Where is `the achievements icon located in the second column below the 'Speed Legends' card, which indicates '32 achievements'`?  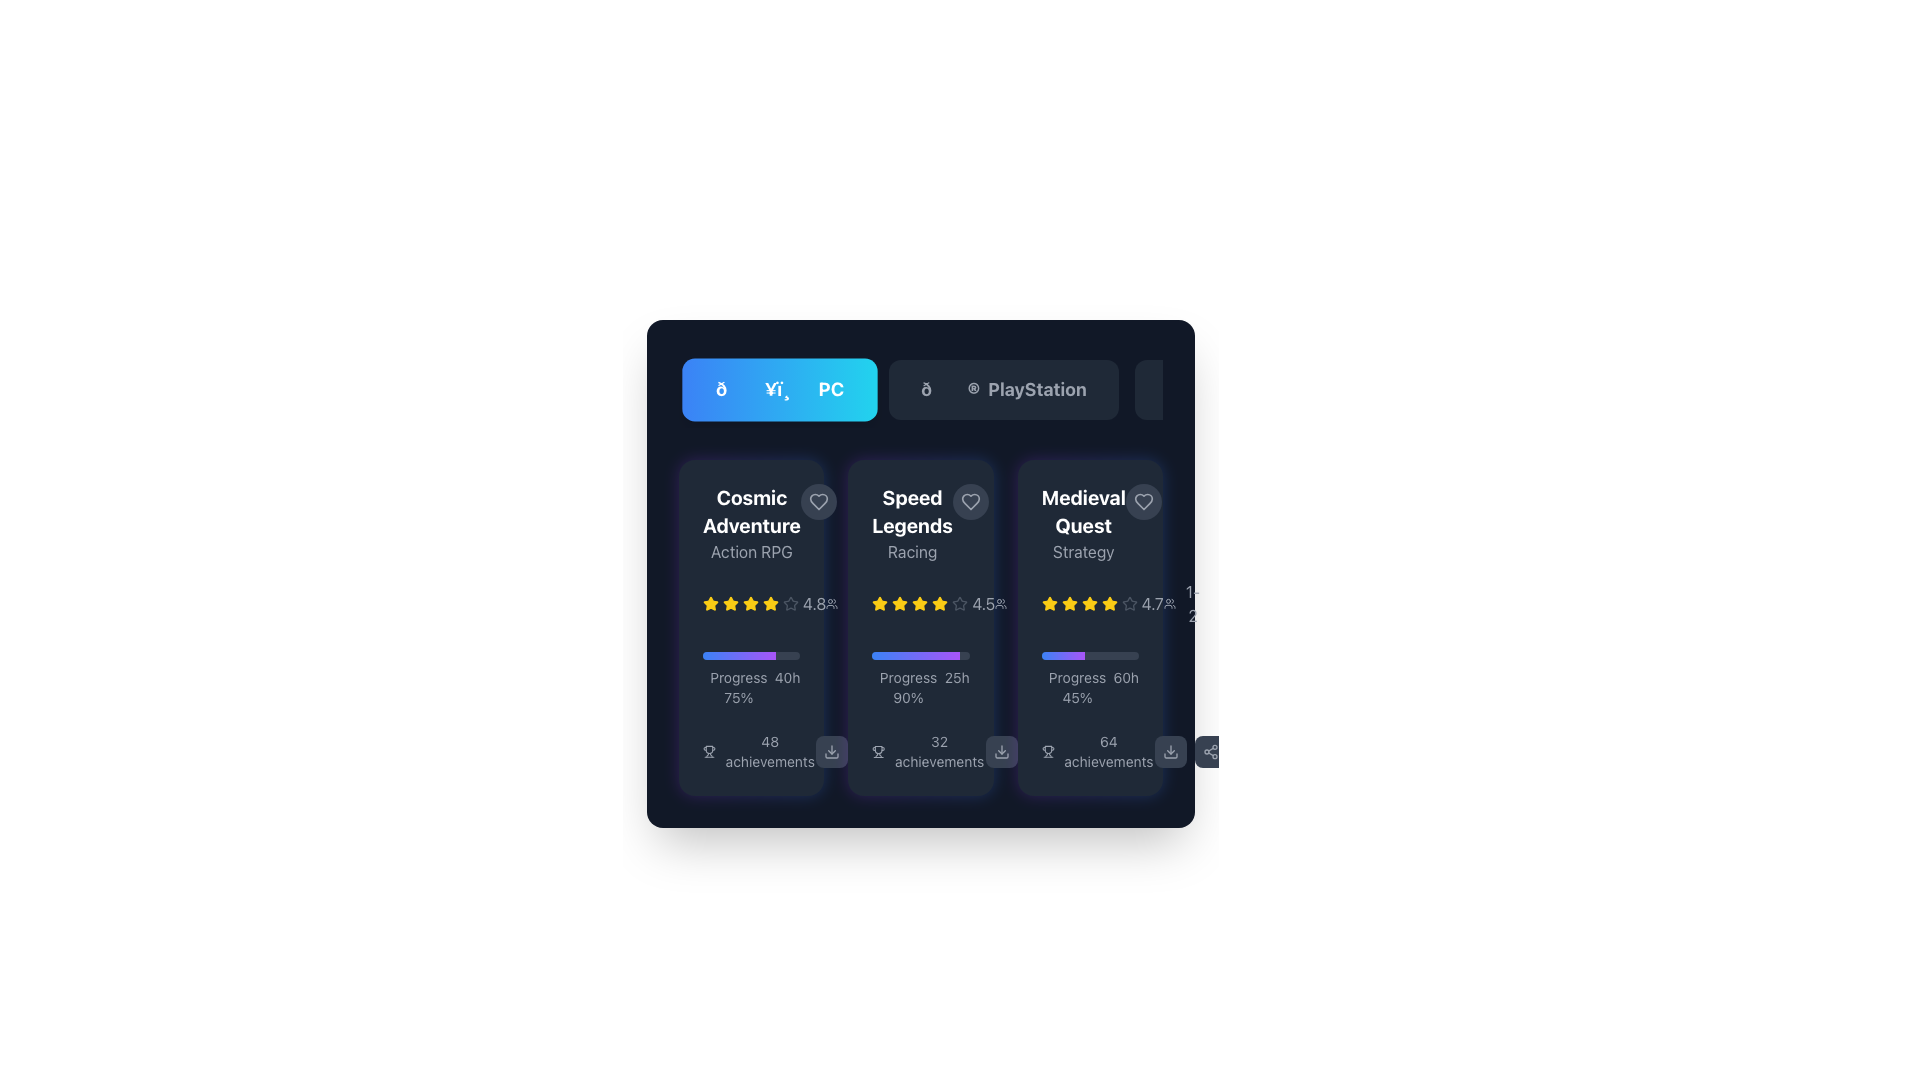
the achievements icon located in the second column below the 'Speed Legends' card, which indicates '32 achievements' is located at coordinates (878, 752).